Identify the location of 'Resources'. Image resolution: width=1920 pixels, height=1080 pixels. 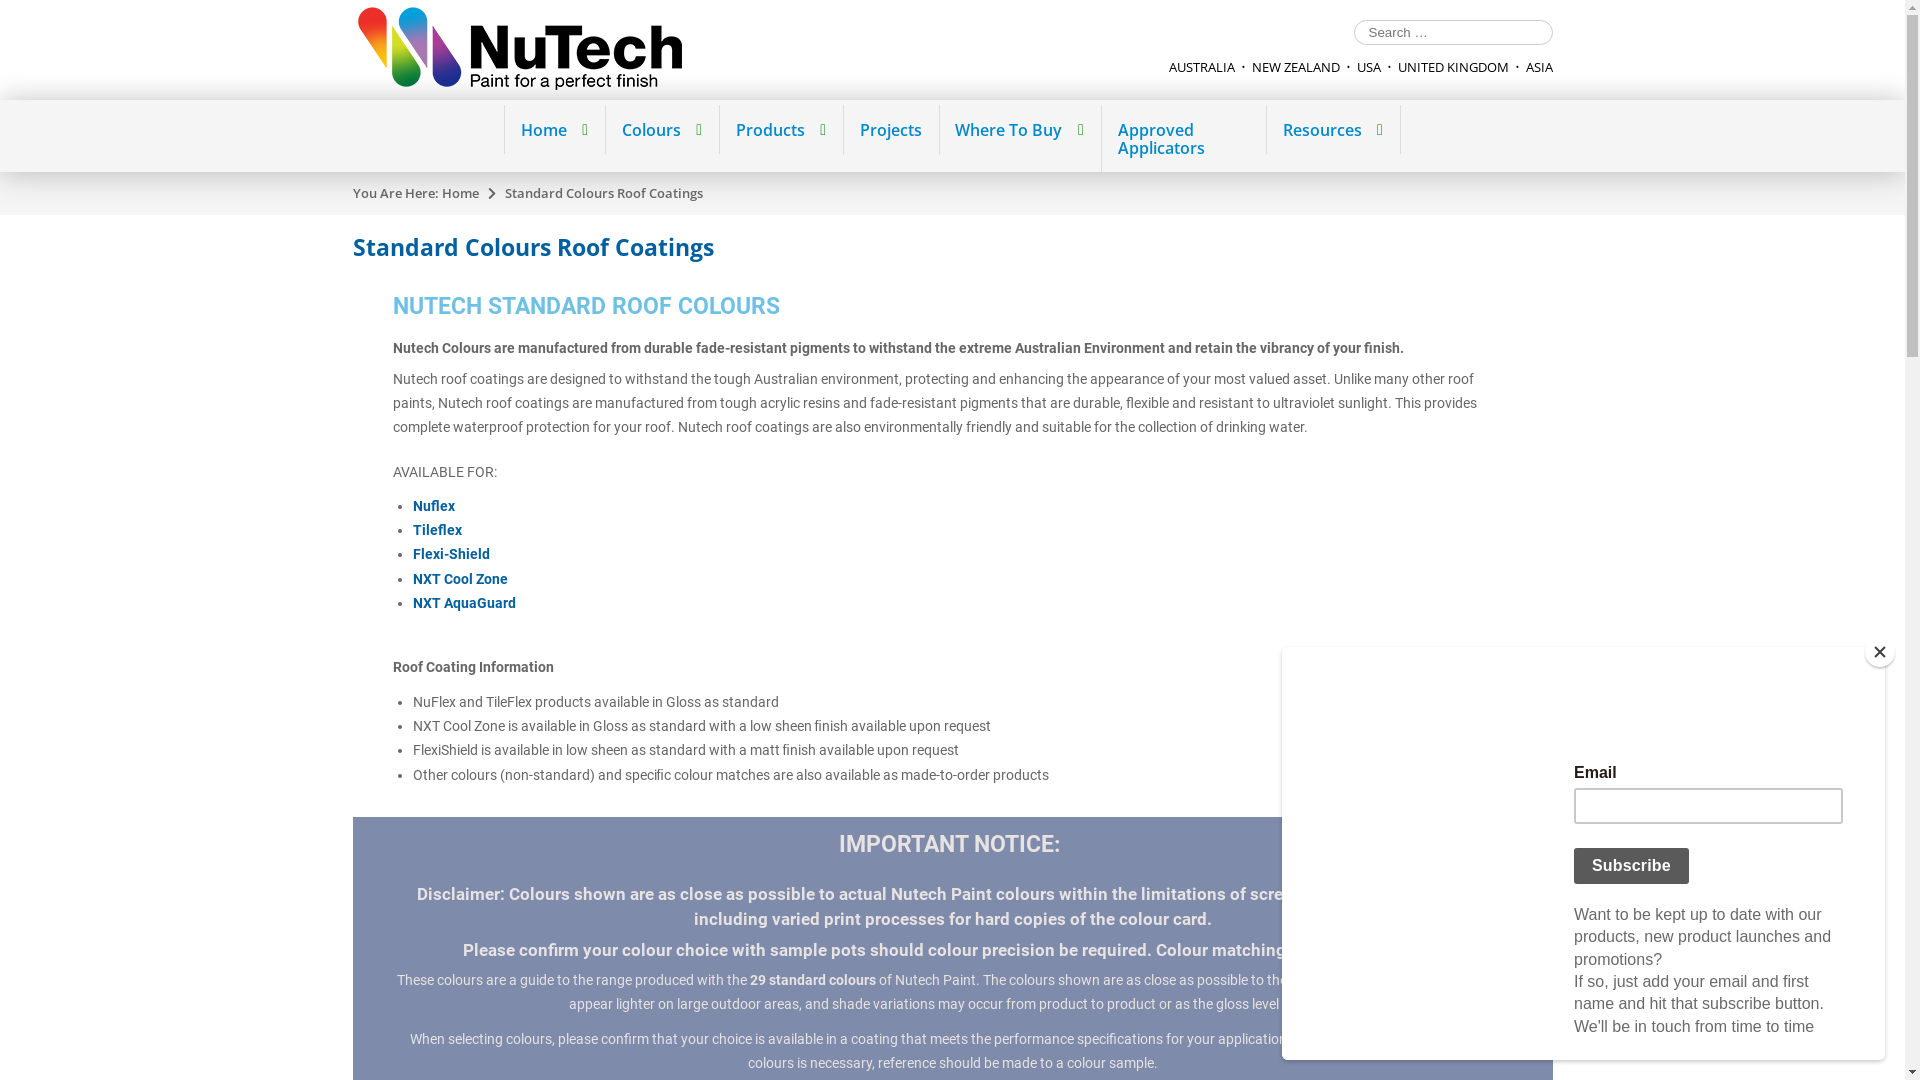
(1266, 129).